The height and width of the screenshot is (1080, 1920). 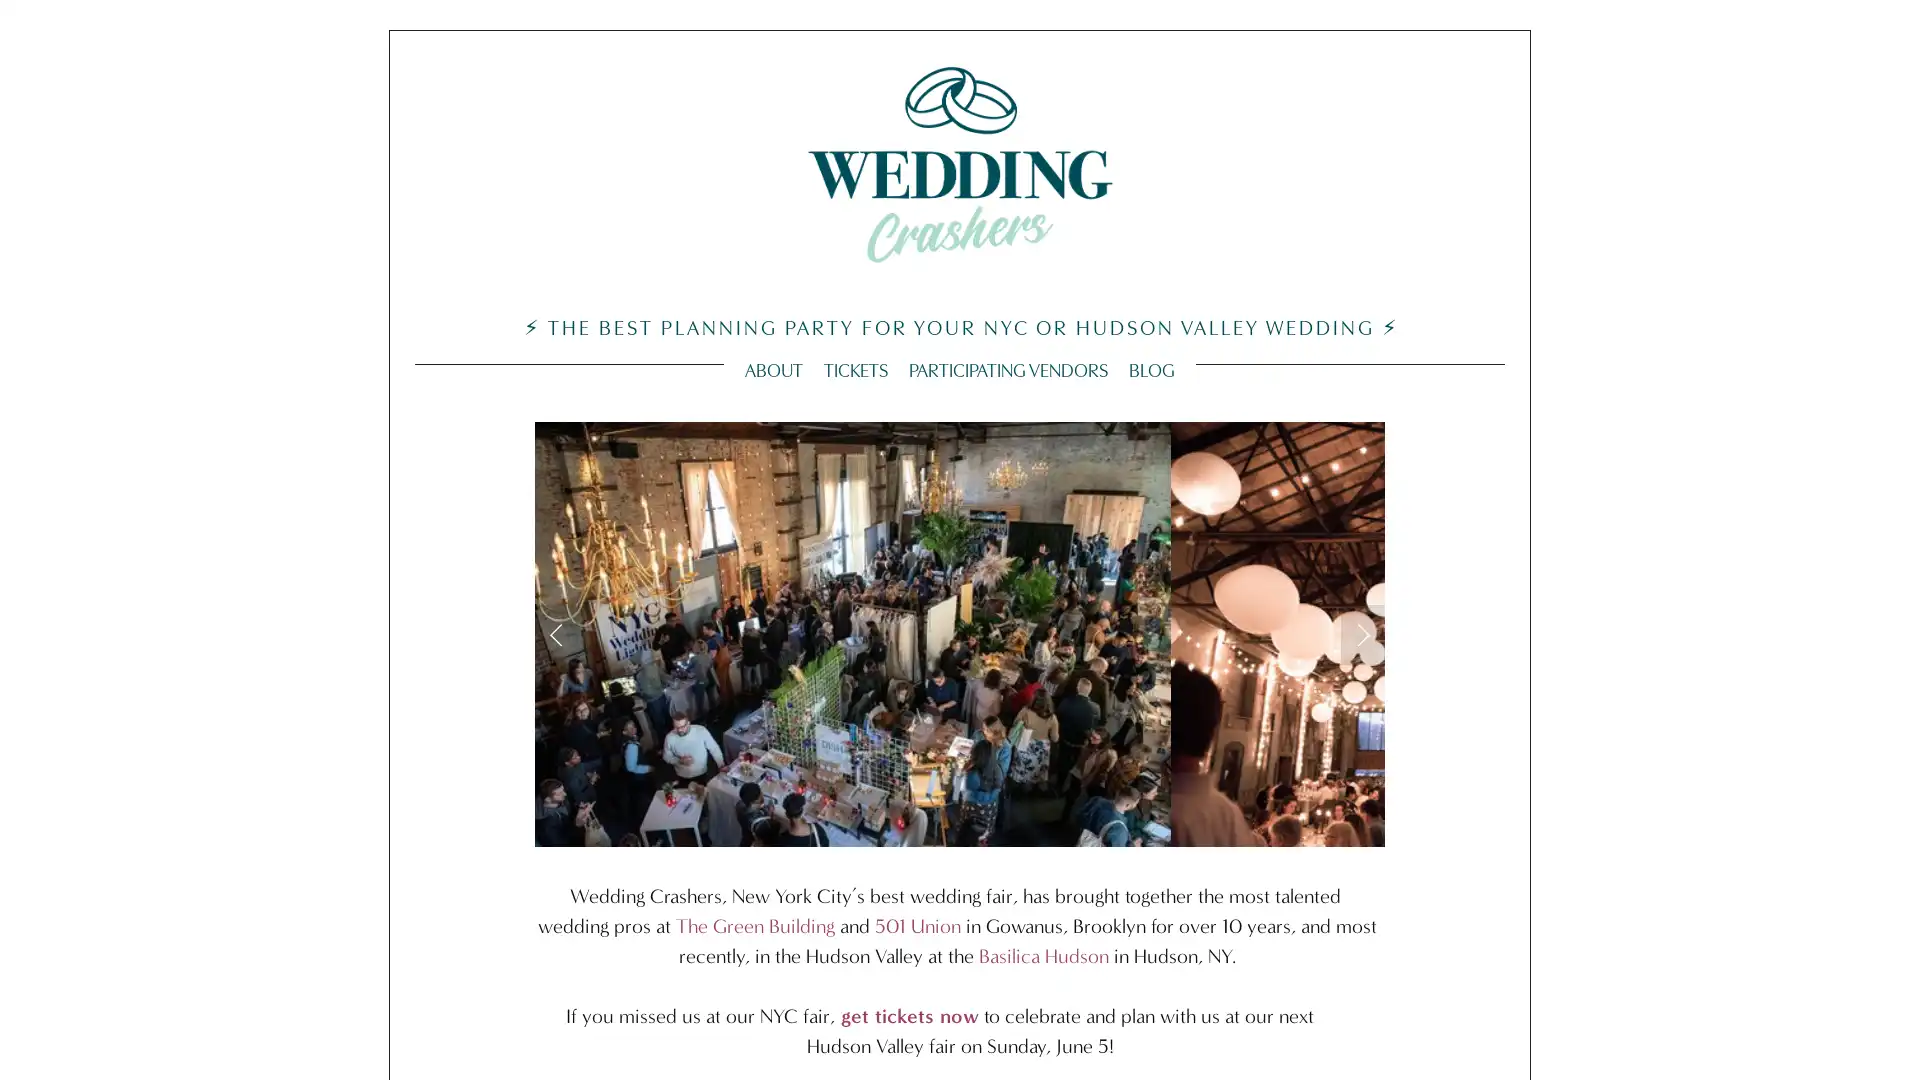 I want to click on Previous Slide, so click(x=556, y=633).